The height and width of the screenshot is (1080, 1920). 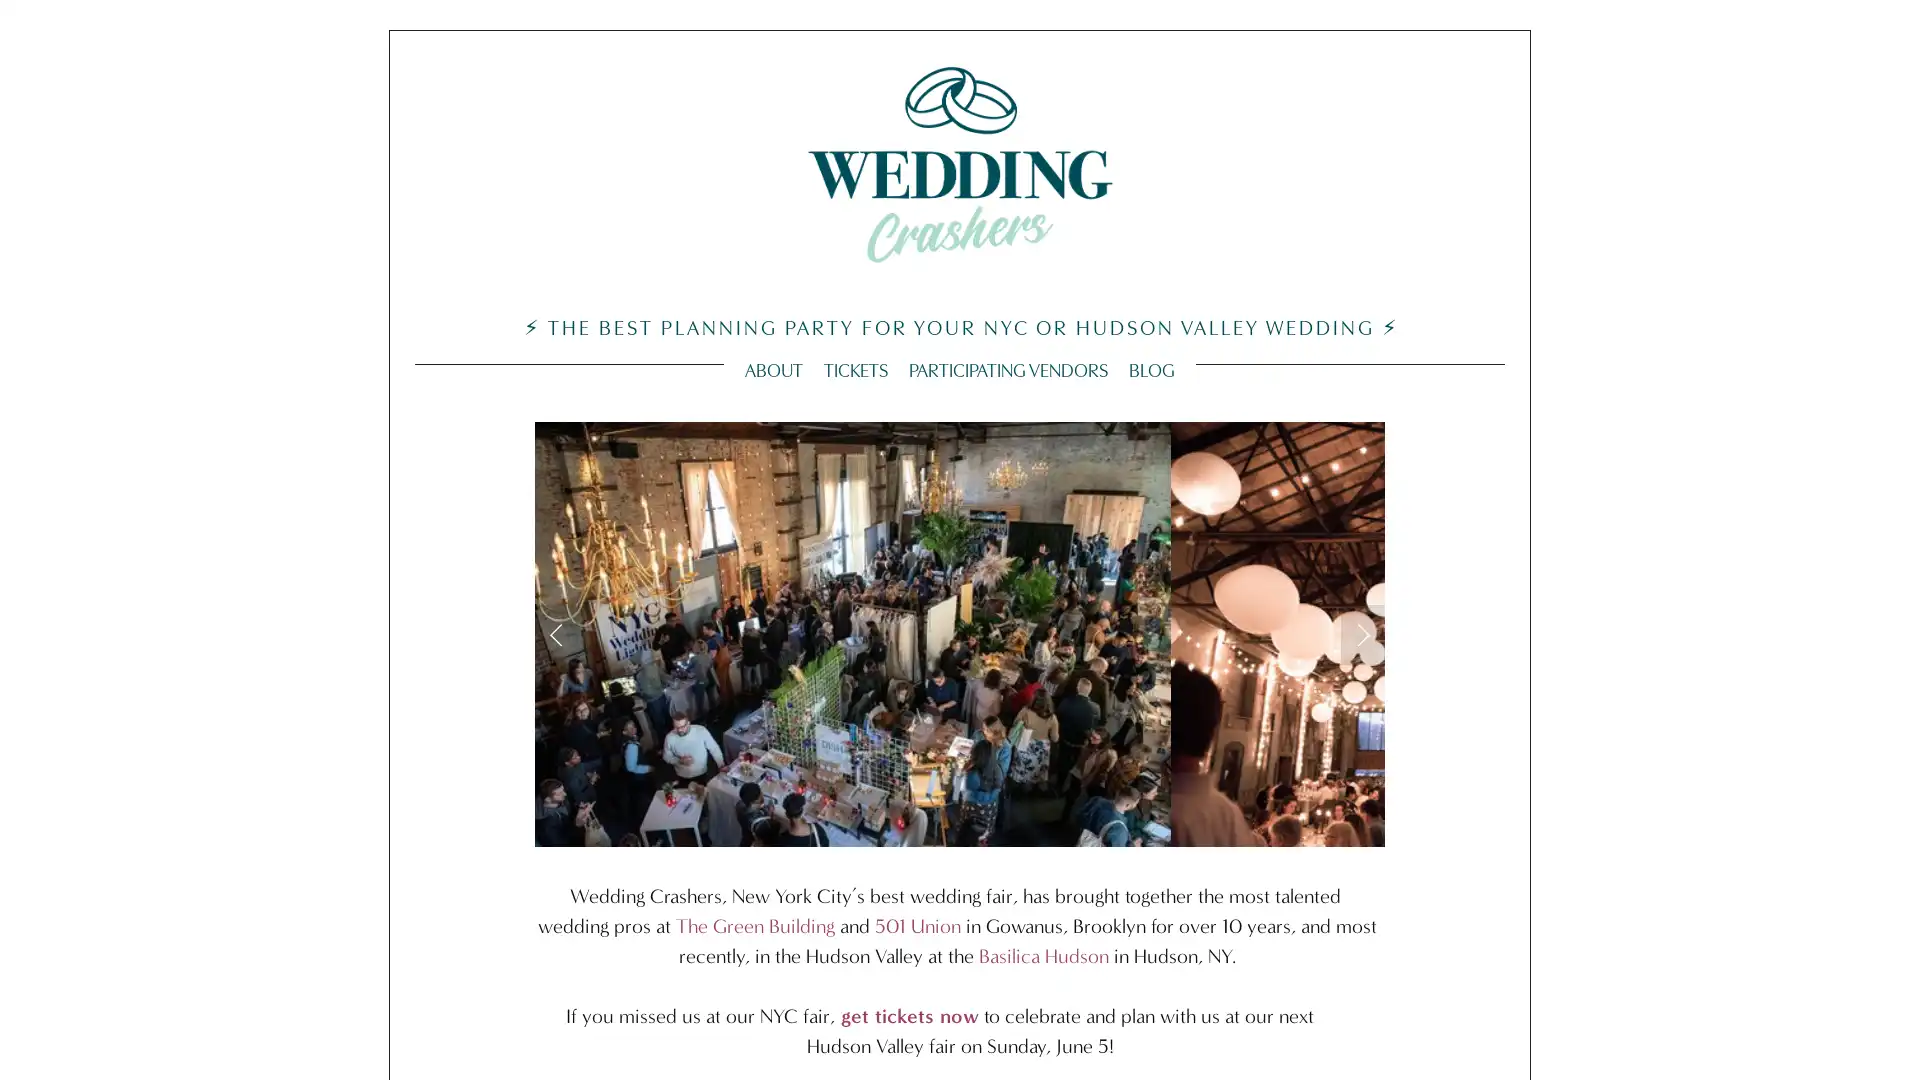 I want to click on Previous Slide, so click(x=556, y=633).